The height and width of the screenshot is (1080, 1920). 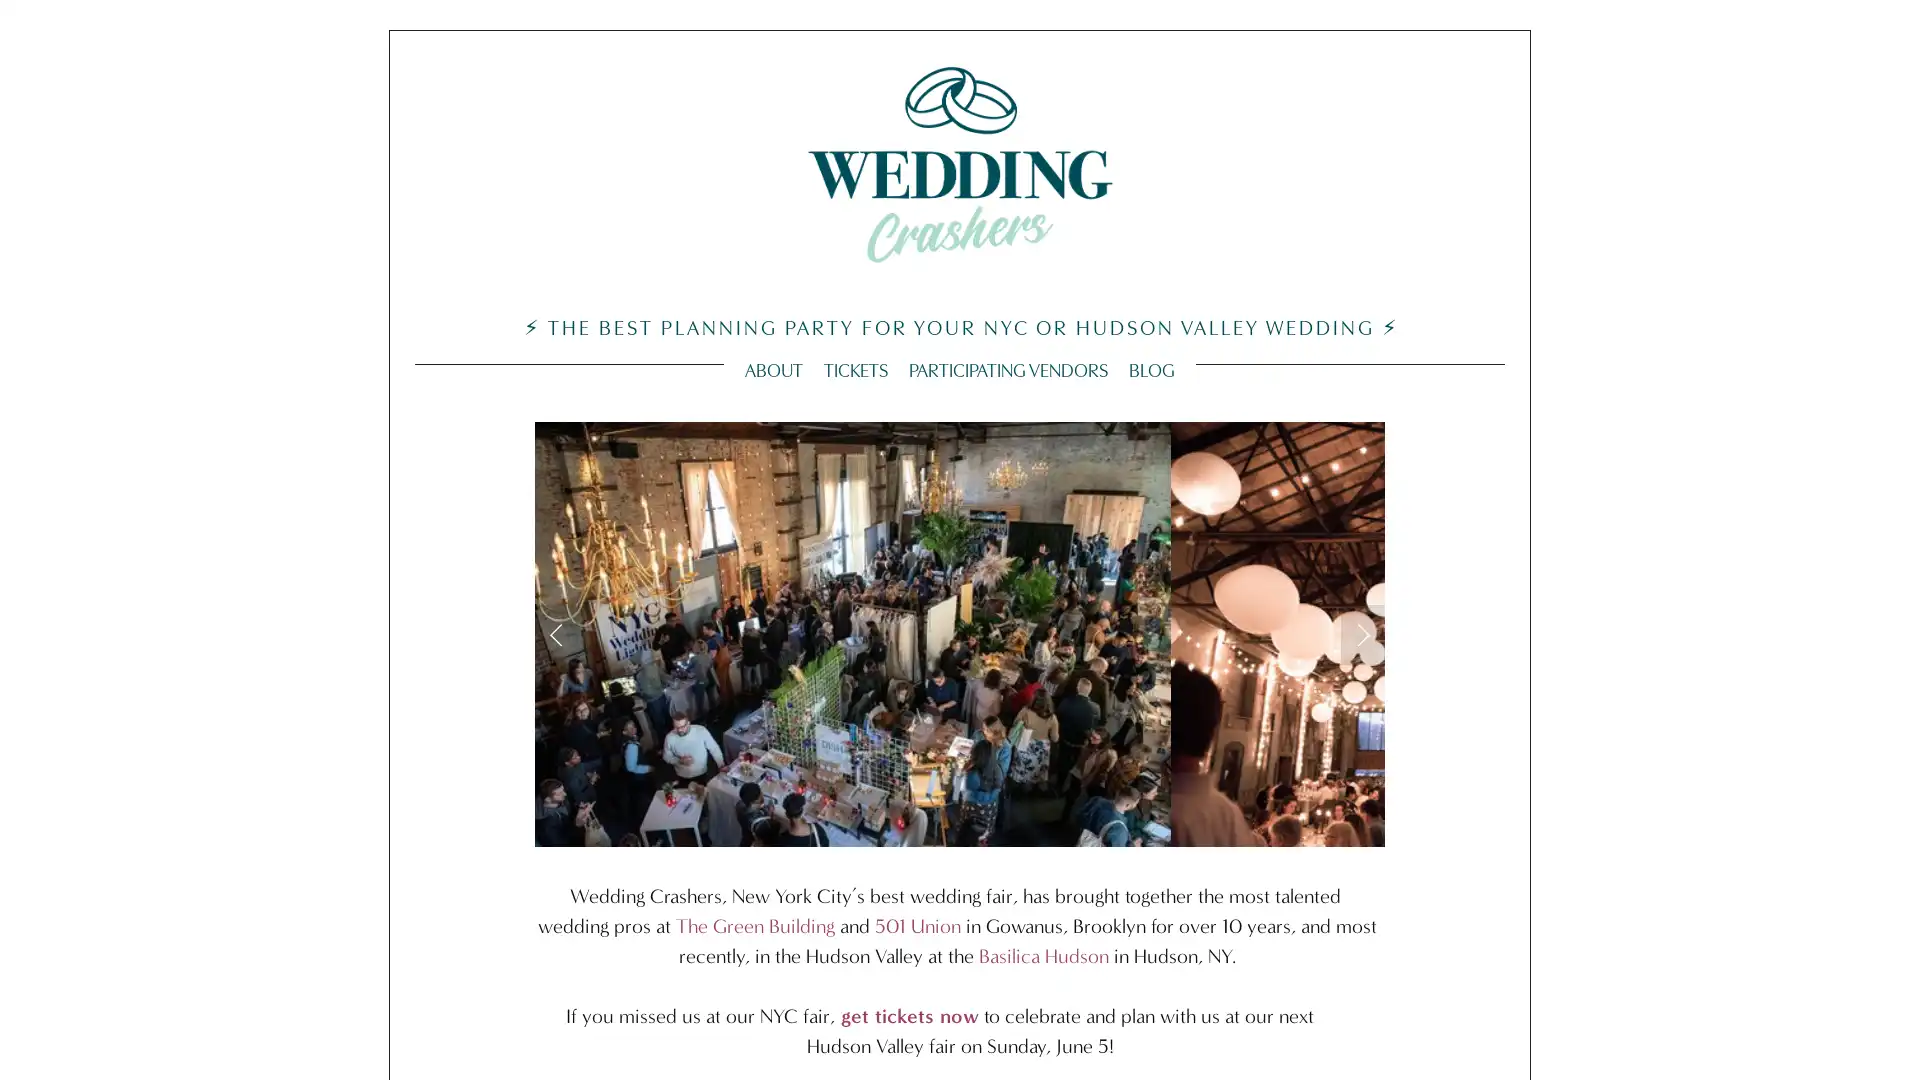 I want to click on Previous Slide, so click(x=556, y=633).